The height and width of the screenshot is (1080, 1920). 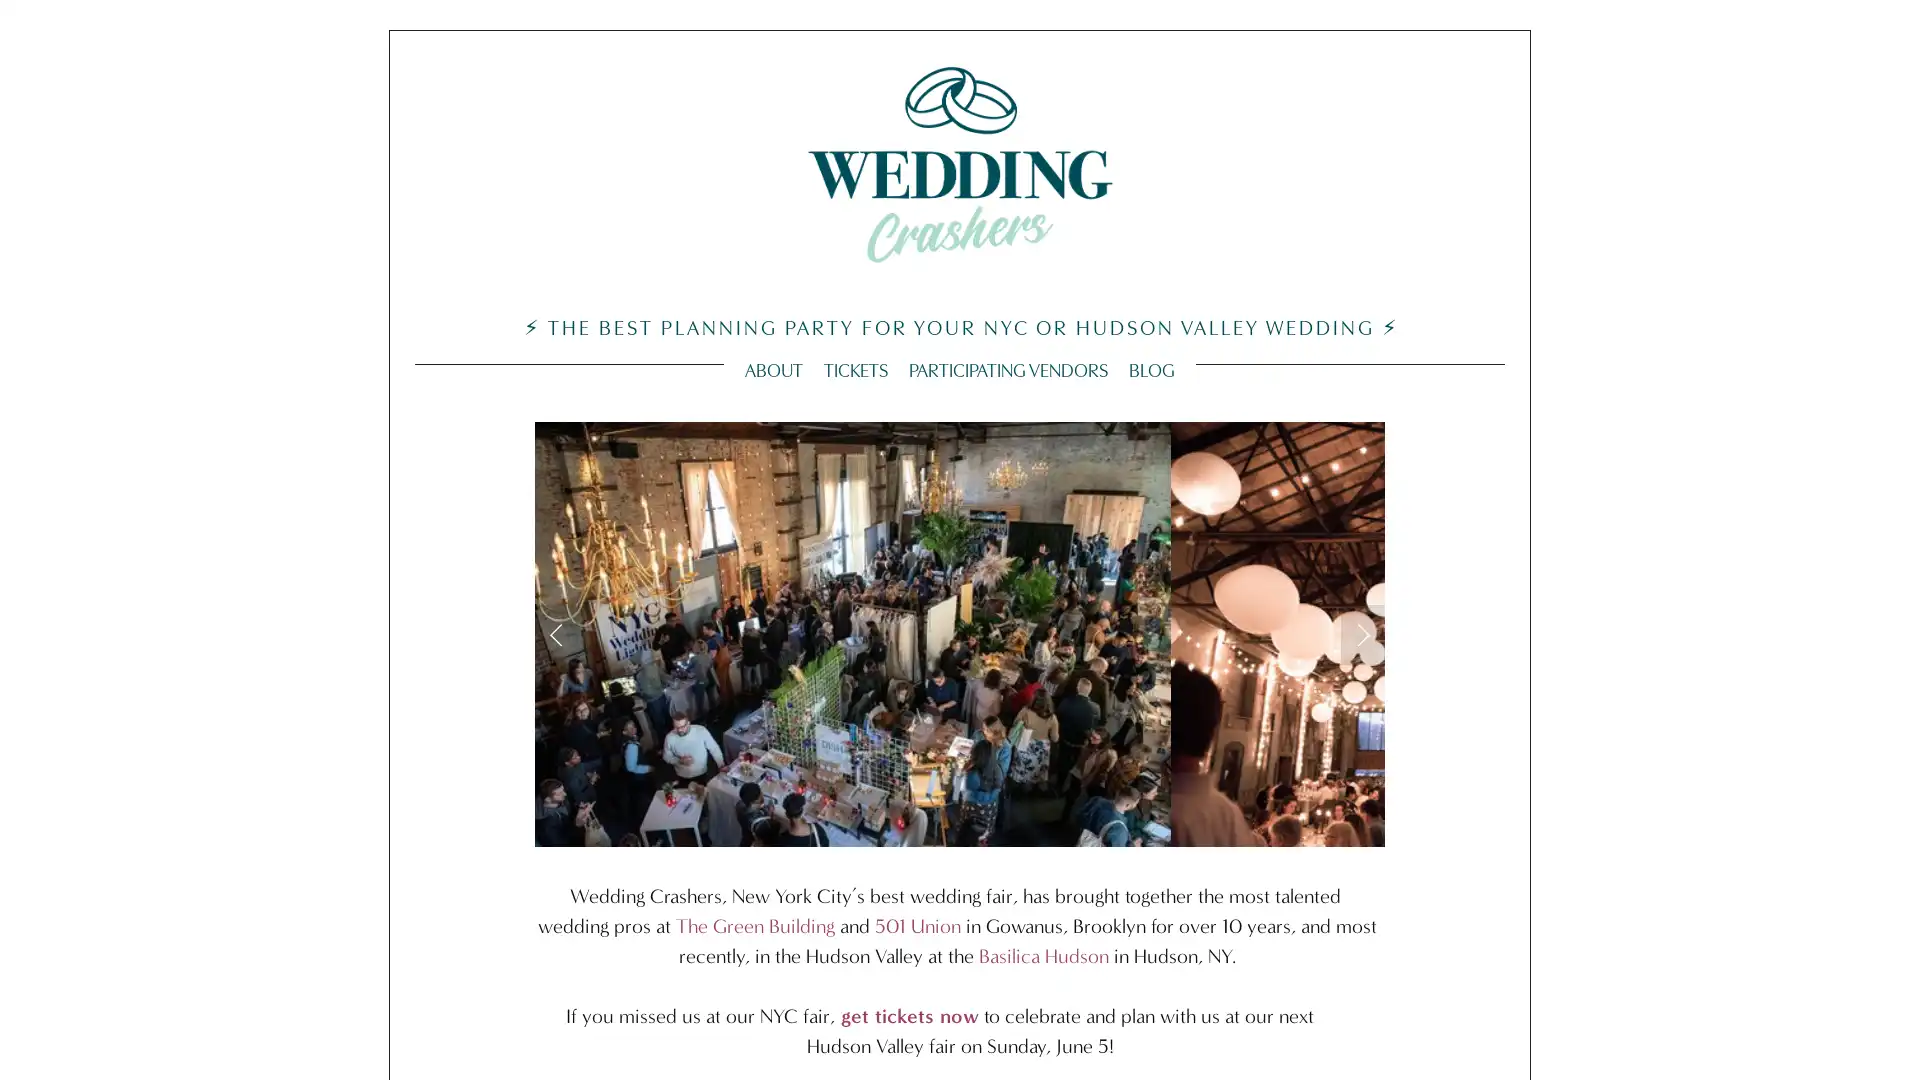 I want to click on Previous Slide, so click(x=556, y=633).